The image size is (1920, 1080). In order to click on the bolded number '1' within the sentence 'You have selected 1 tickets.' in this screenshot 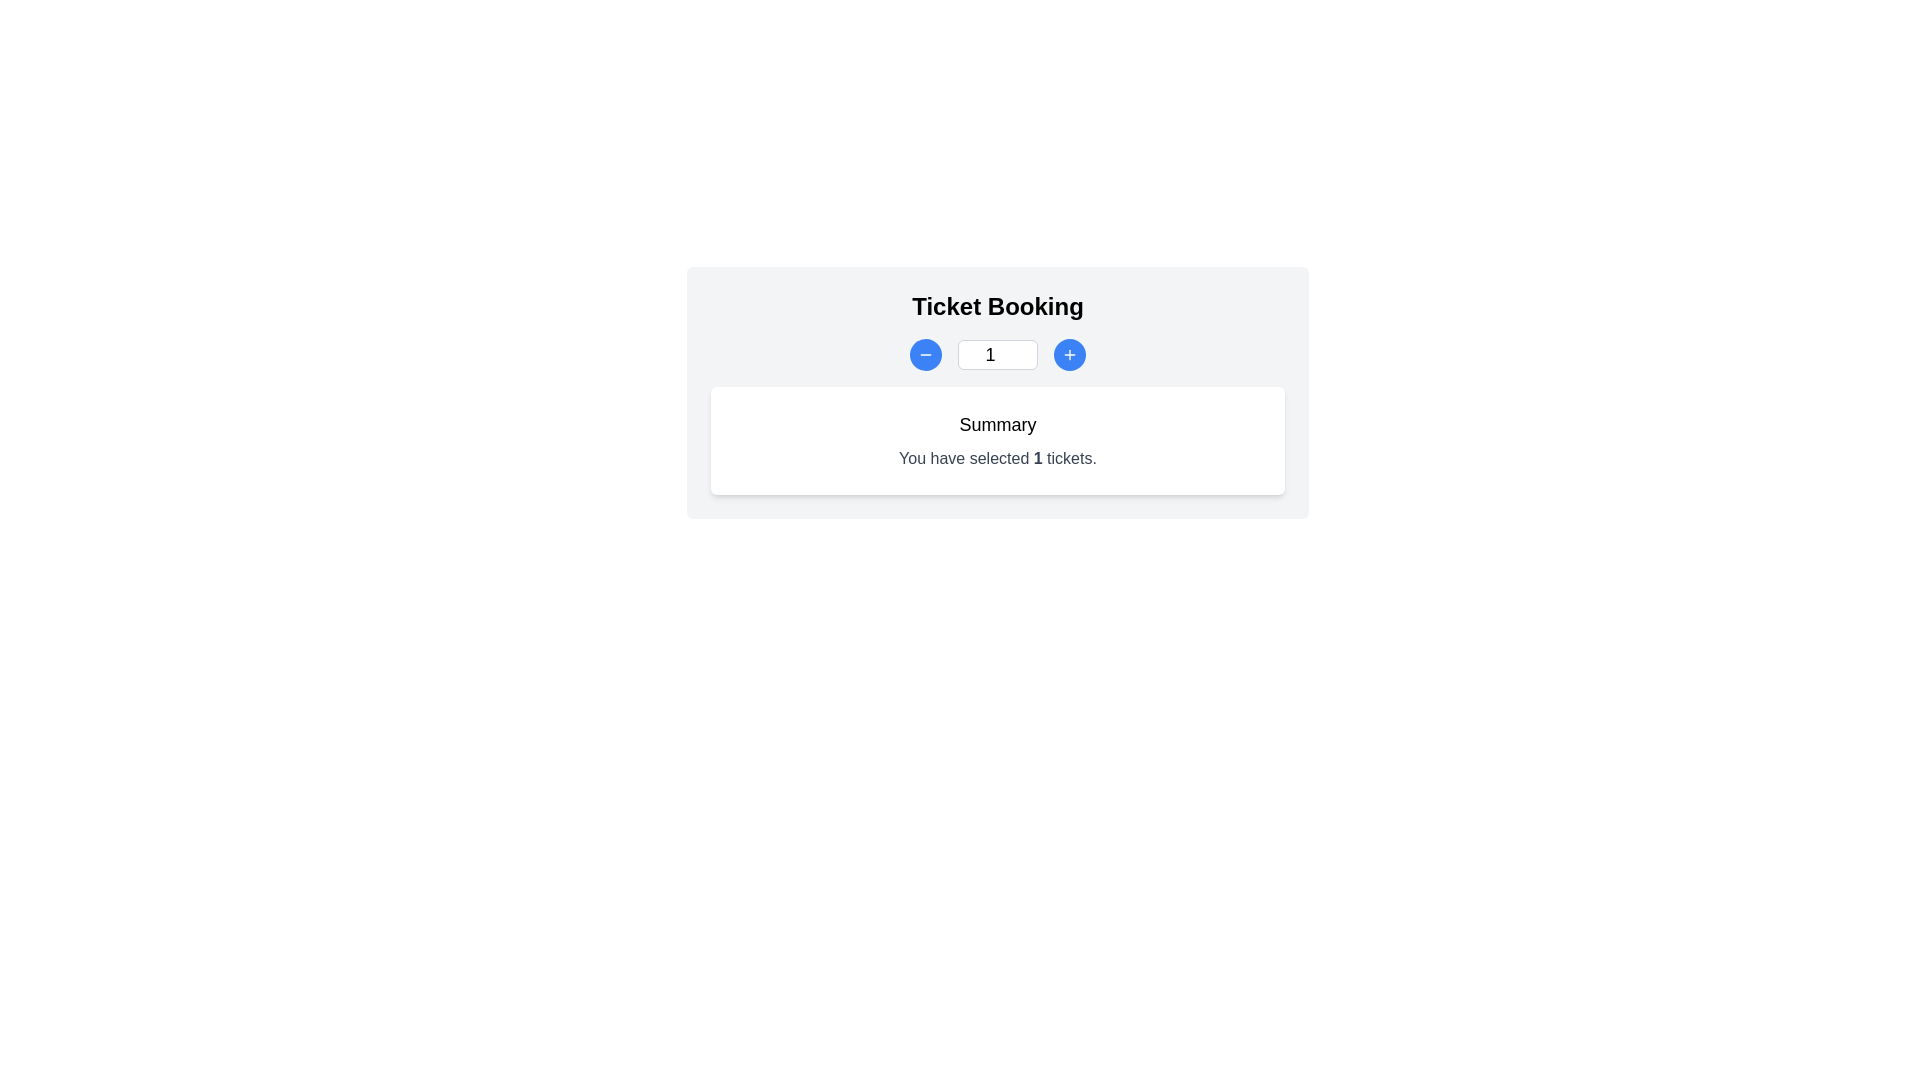, I will do `click(1038, 458)`.